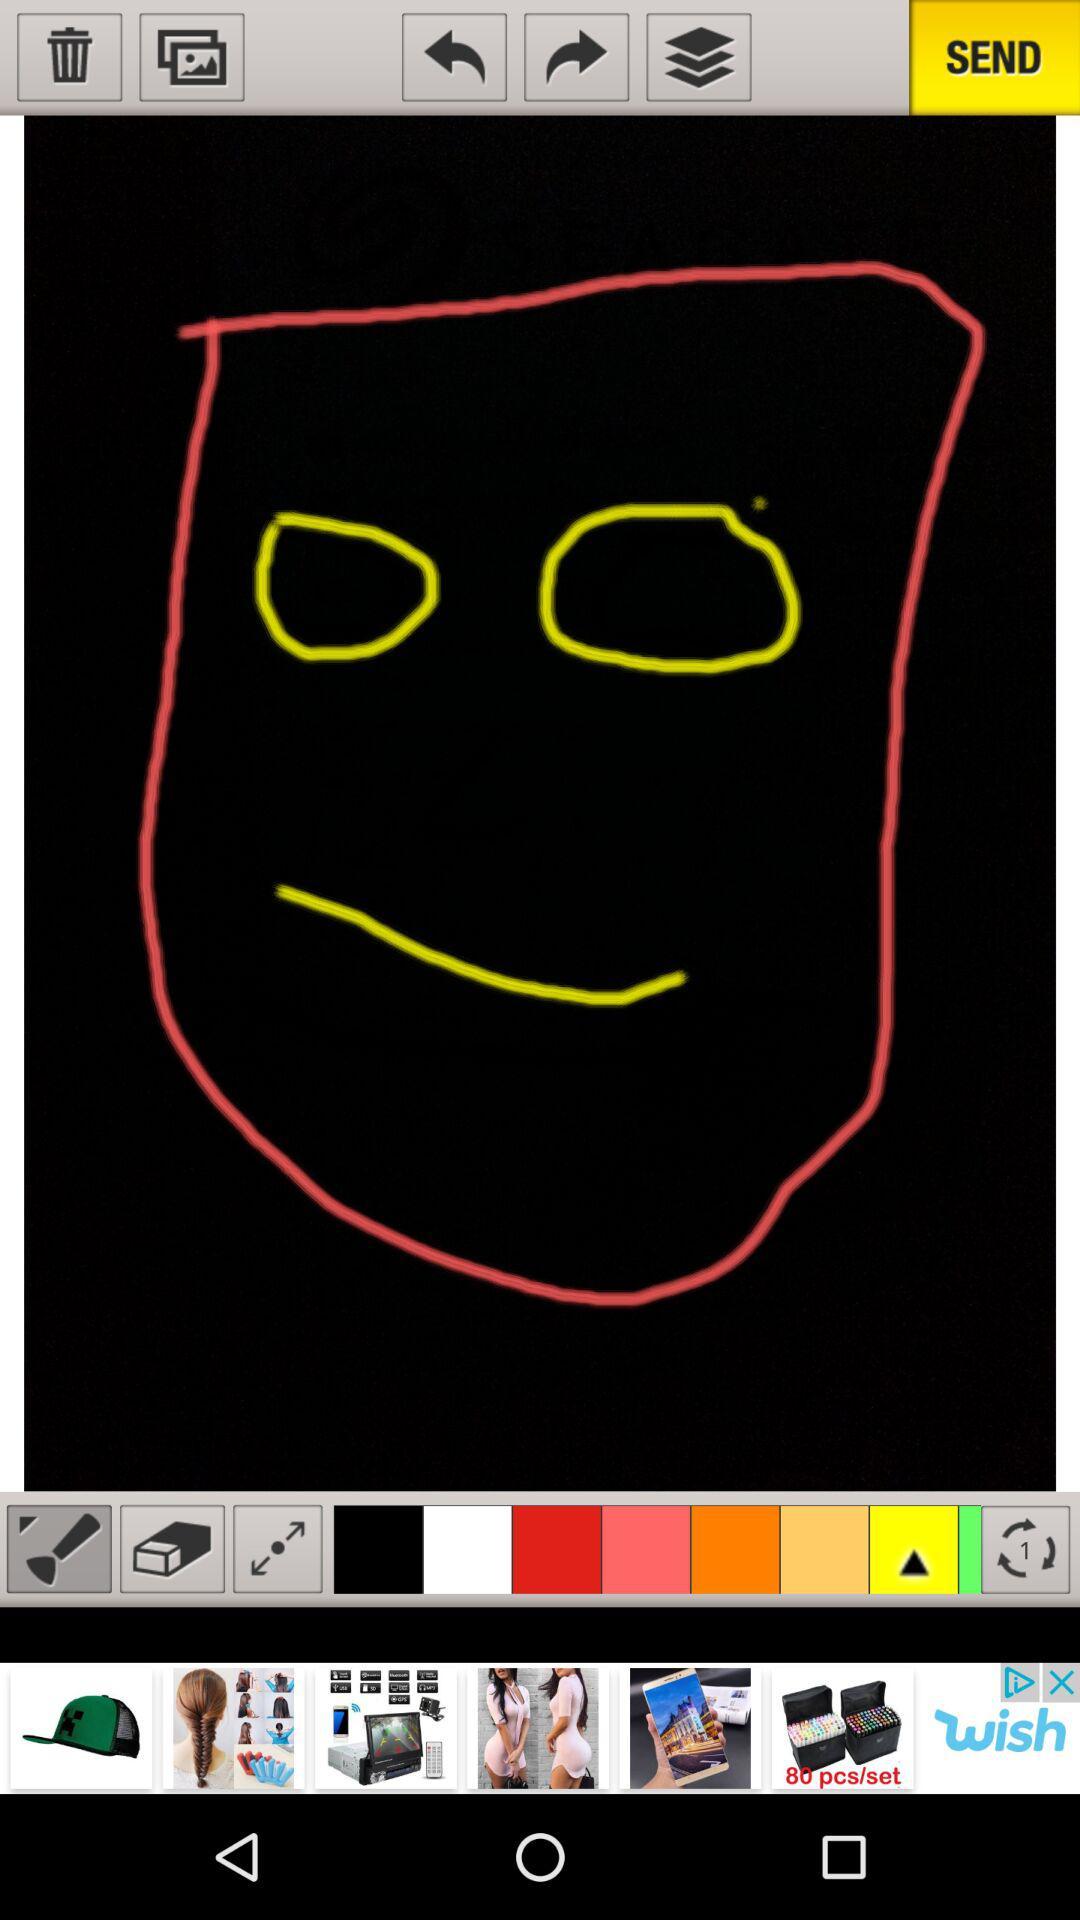 The image size is (1080, 1920). What do you see at coordinates (454, 57) in the screenshot?
I see `the undo icon` at bounding box center [454, 57].